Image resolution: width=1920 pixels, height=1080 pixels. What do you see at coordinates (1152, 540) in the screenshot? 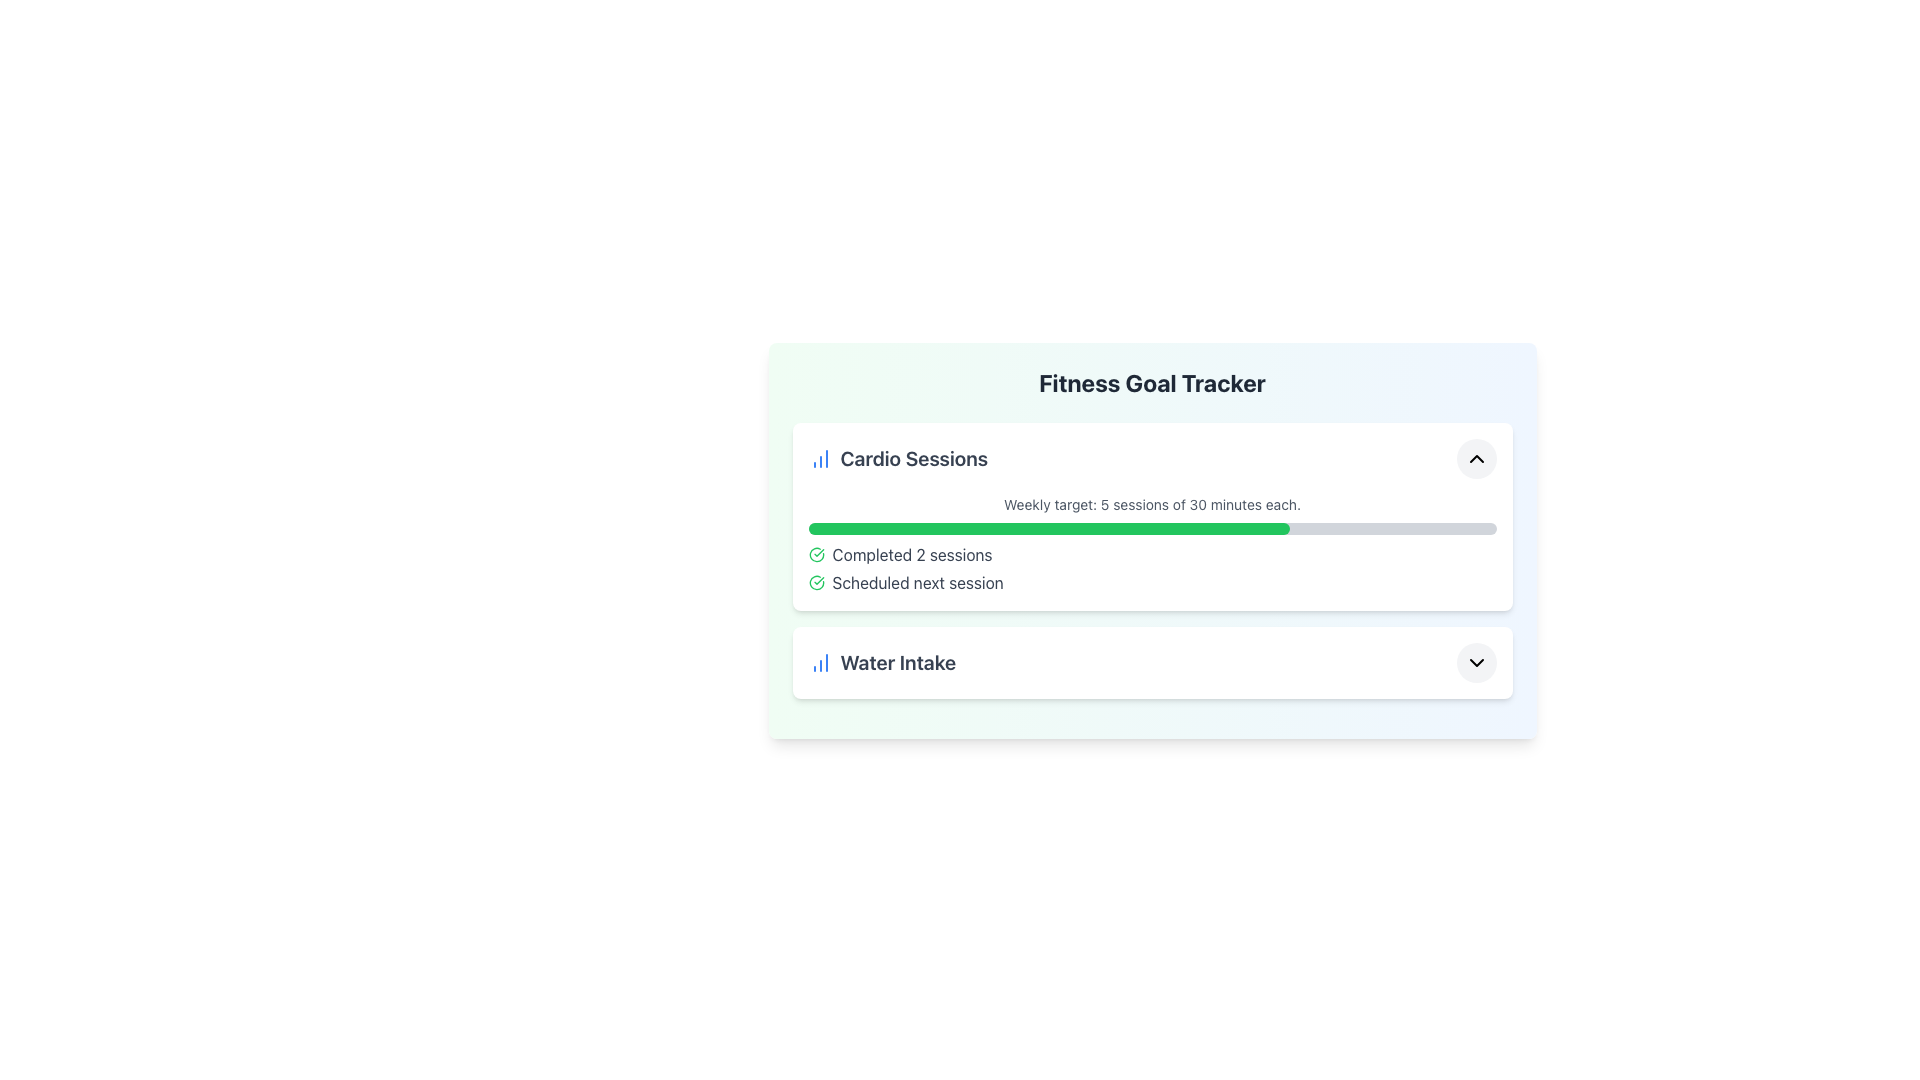
I see `the graphical representation of the progress bar indicating 70% progress within the 'Cardio Sessions' section` at bounding box center [1152, 540].